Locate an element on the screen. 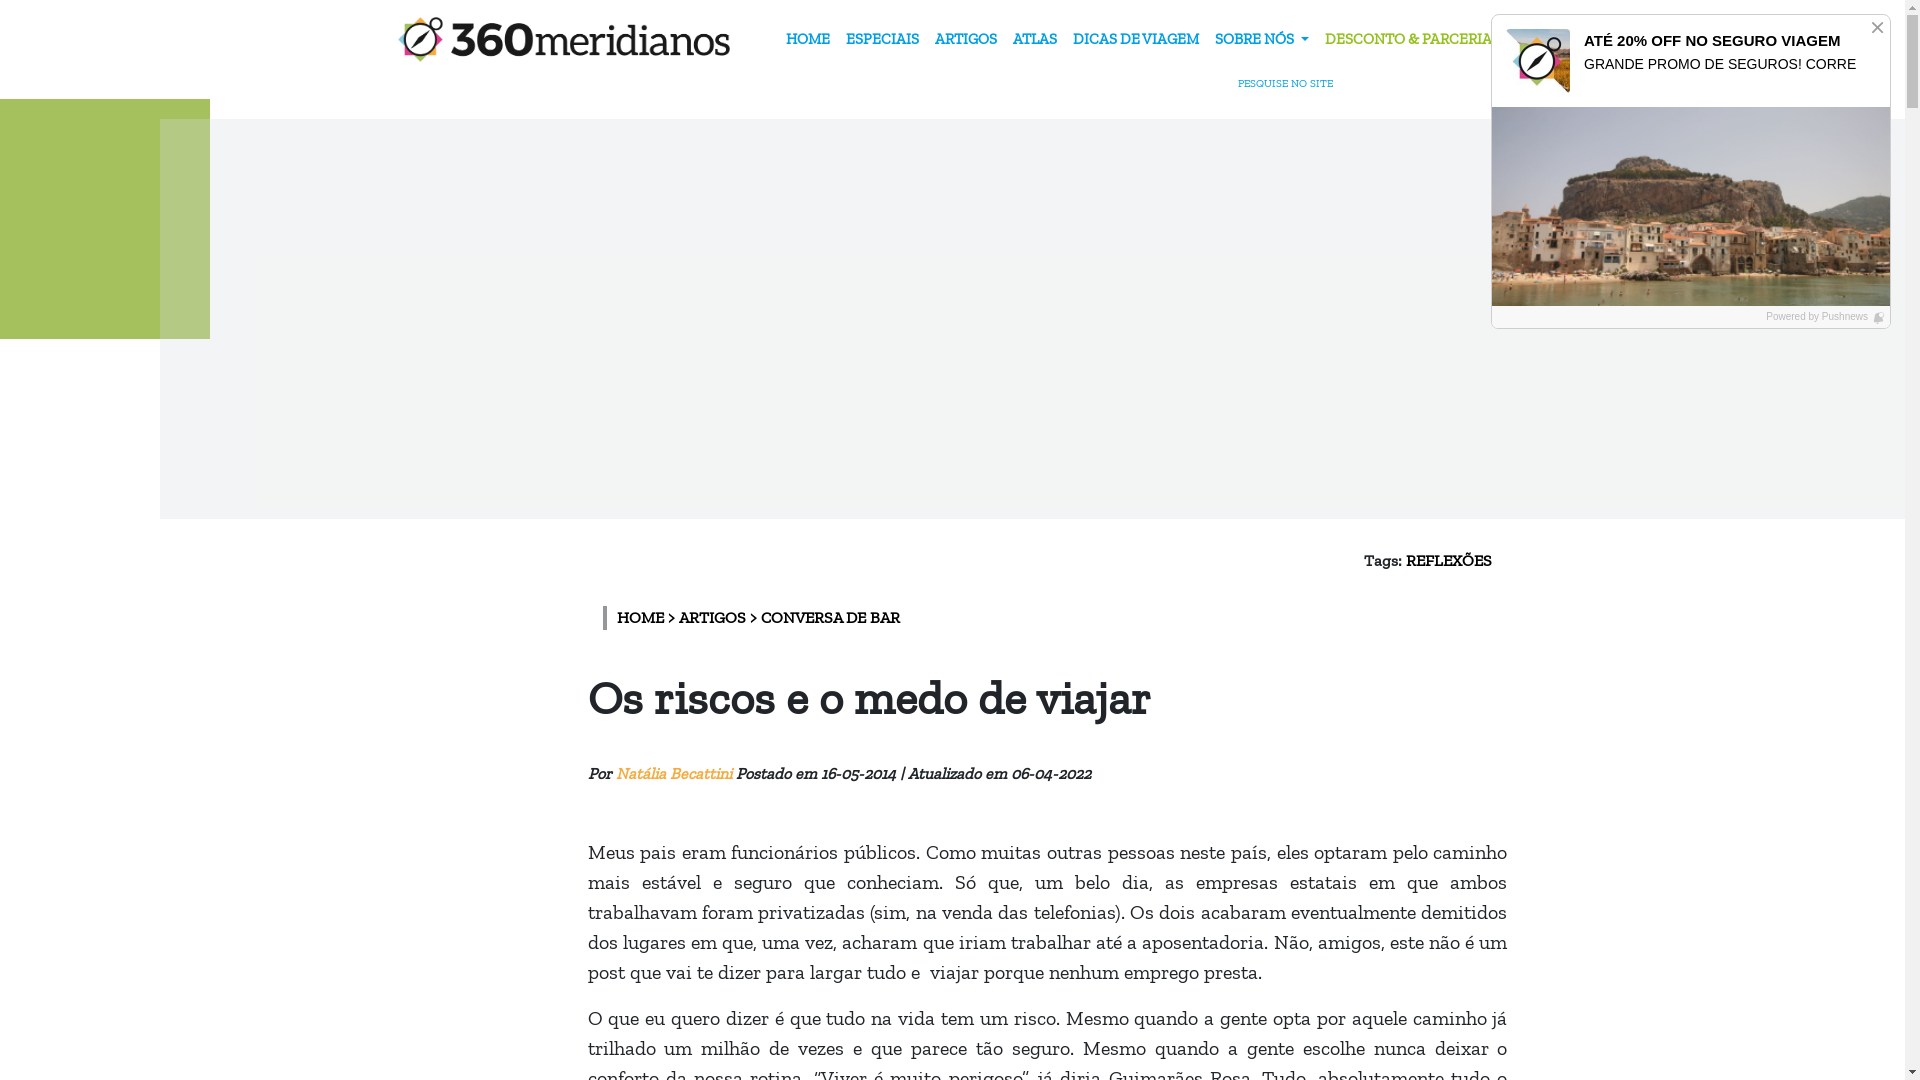 This screenshot has height=1080, width=1920. 'CONVERSA DE BAR' is located at coordinates (829, 616).